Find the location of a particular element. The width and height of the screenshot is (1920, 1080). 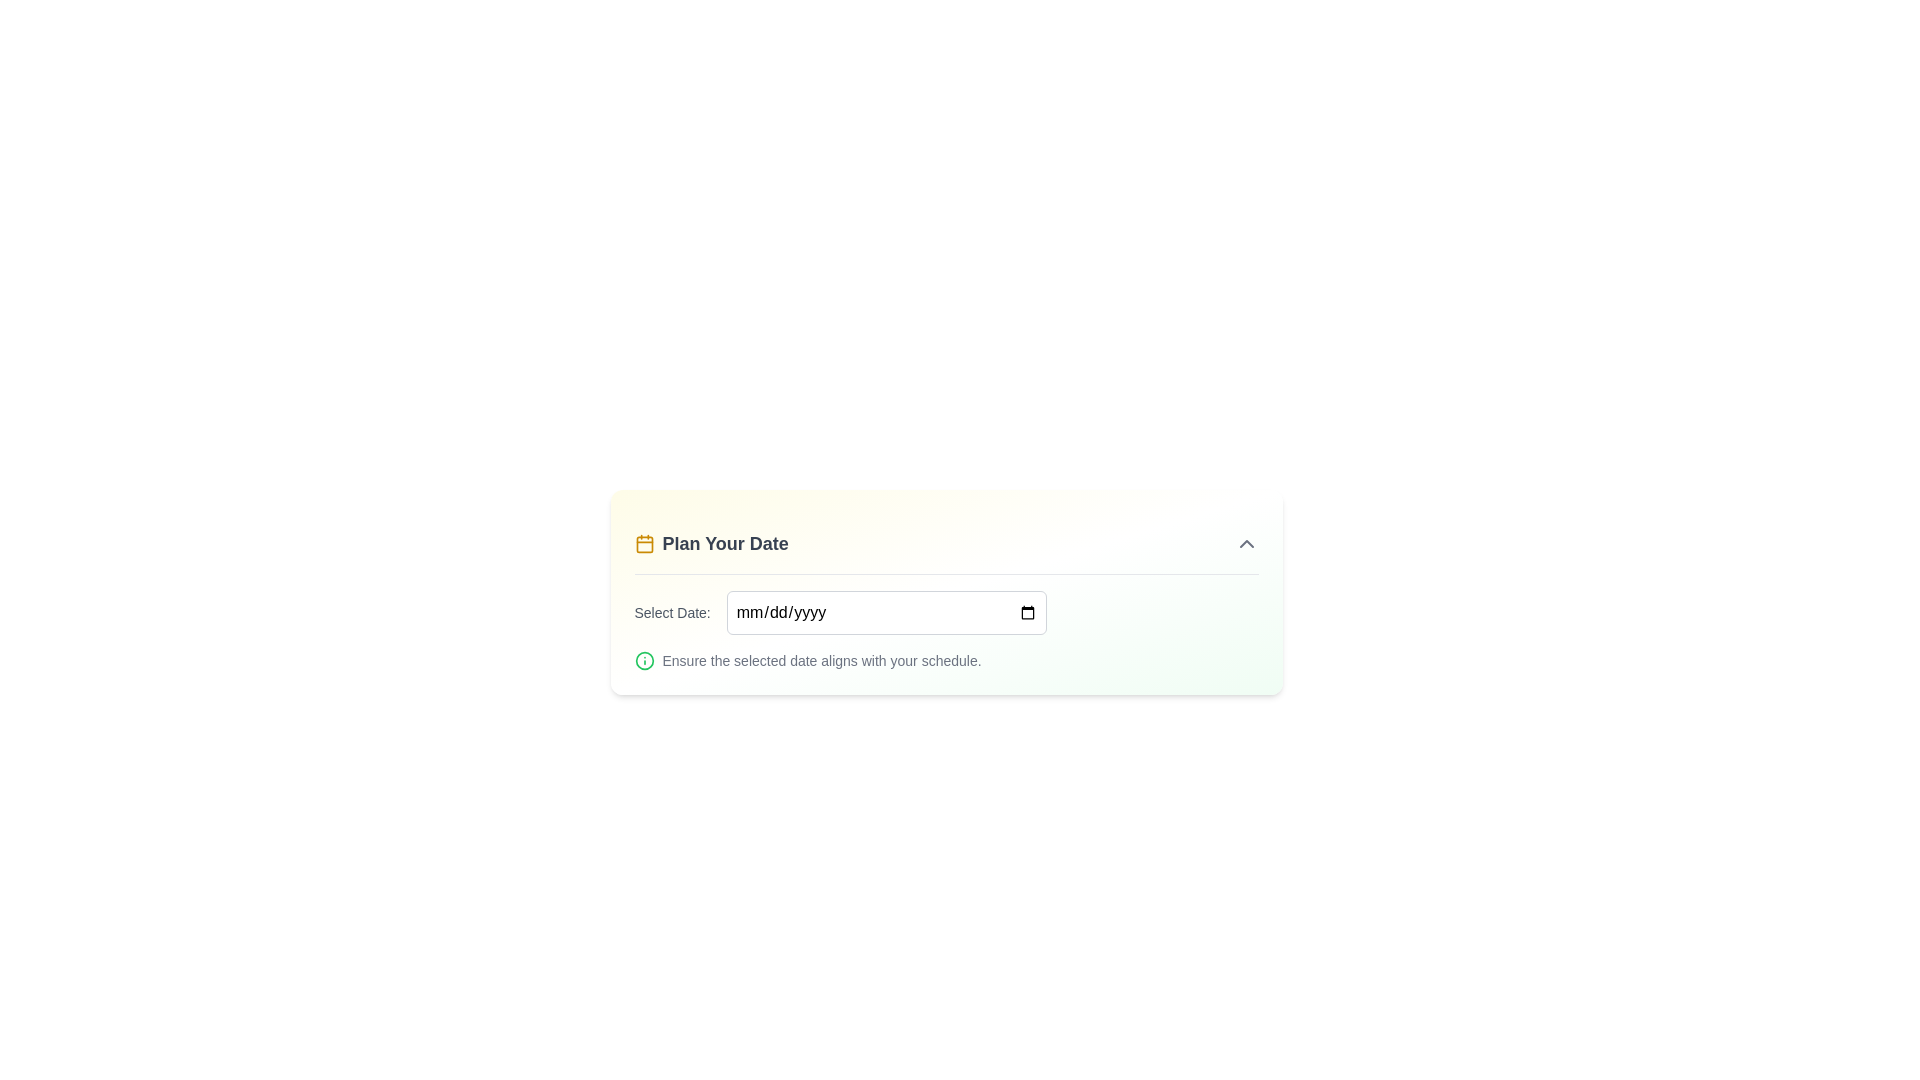

the Date input field labeled 'Select Date:' is located at coordinates (945, 612).